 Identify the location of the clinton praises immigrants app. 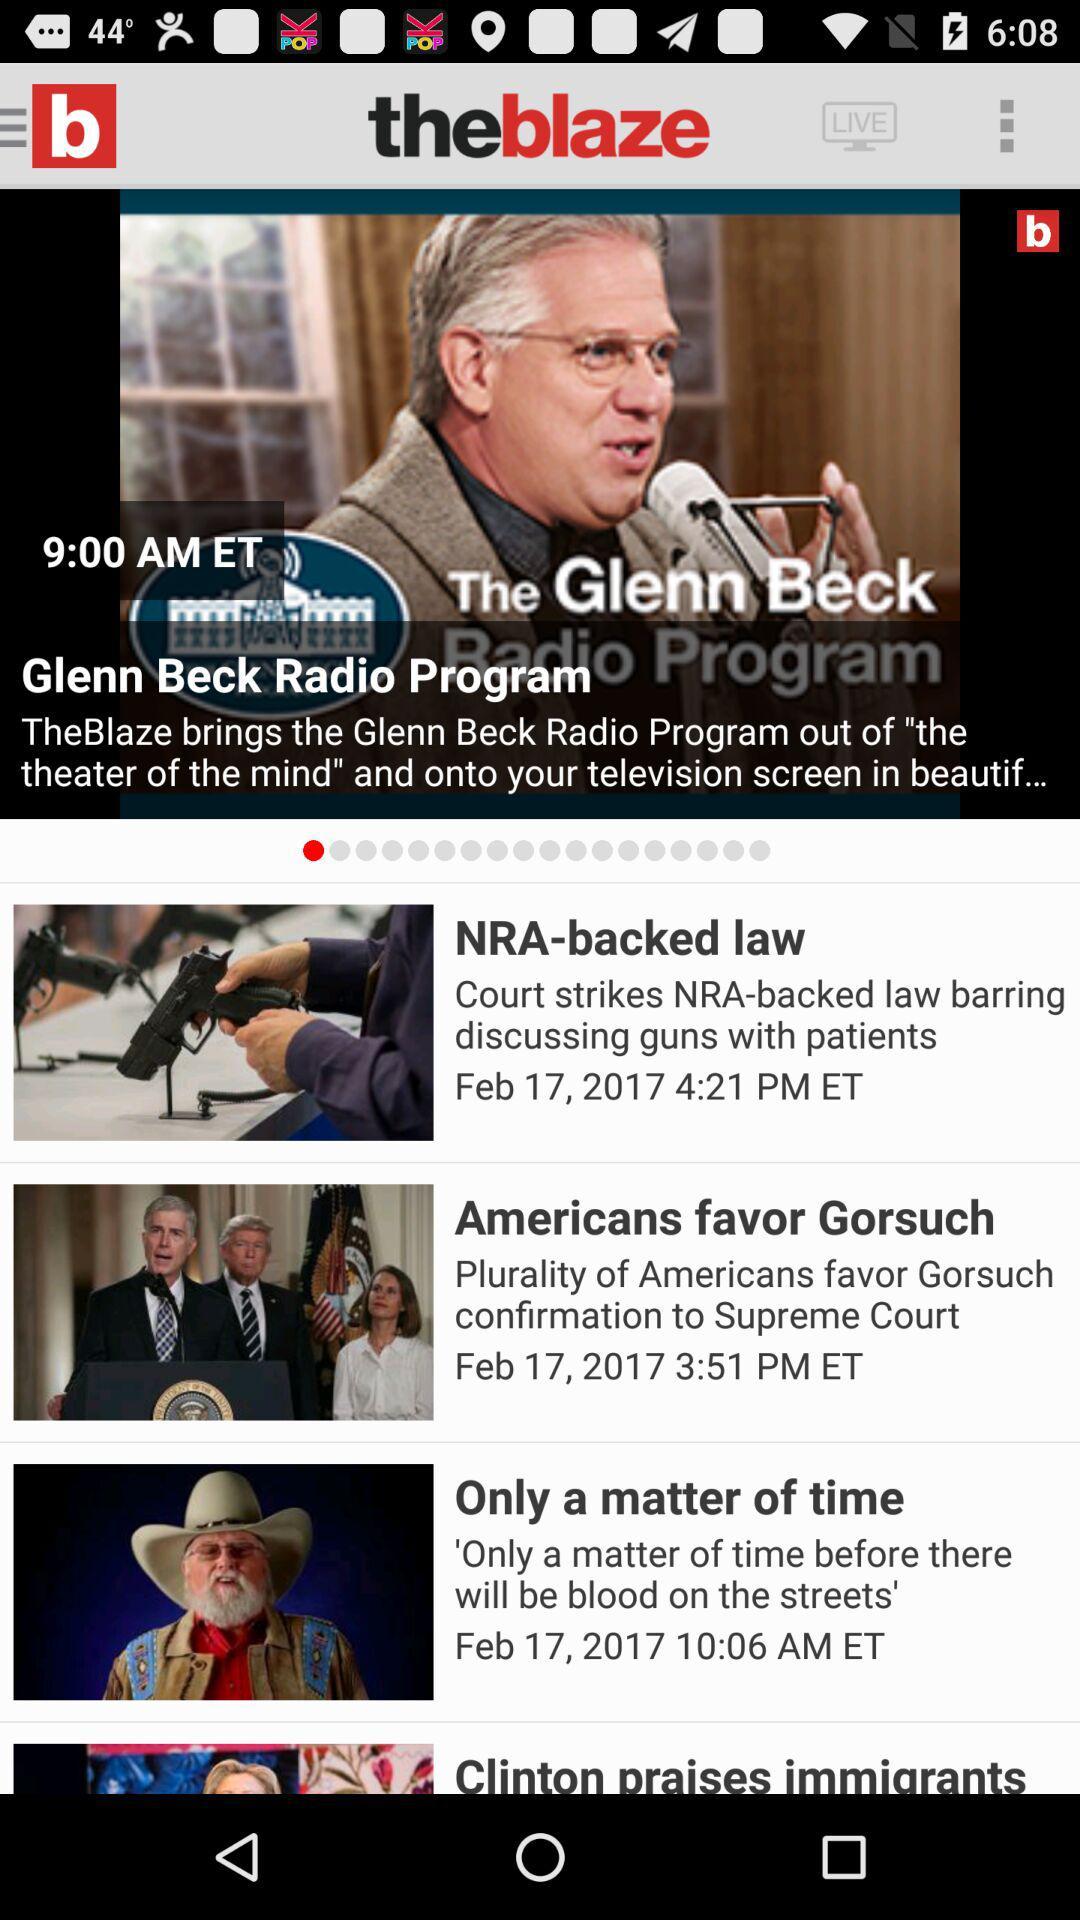
(760, 1768).